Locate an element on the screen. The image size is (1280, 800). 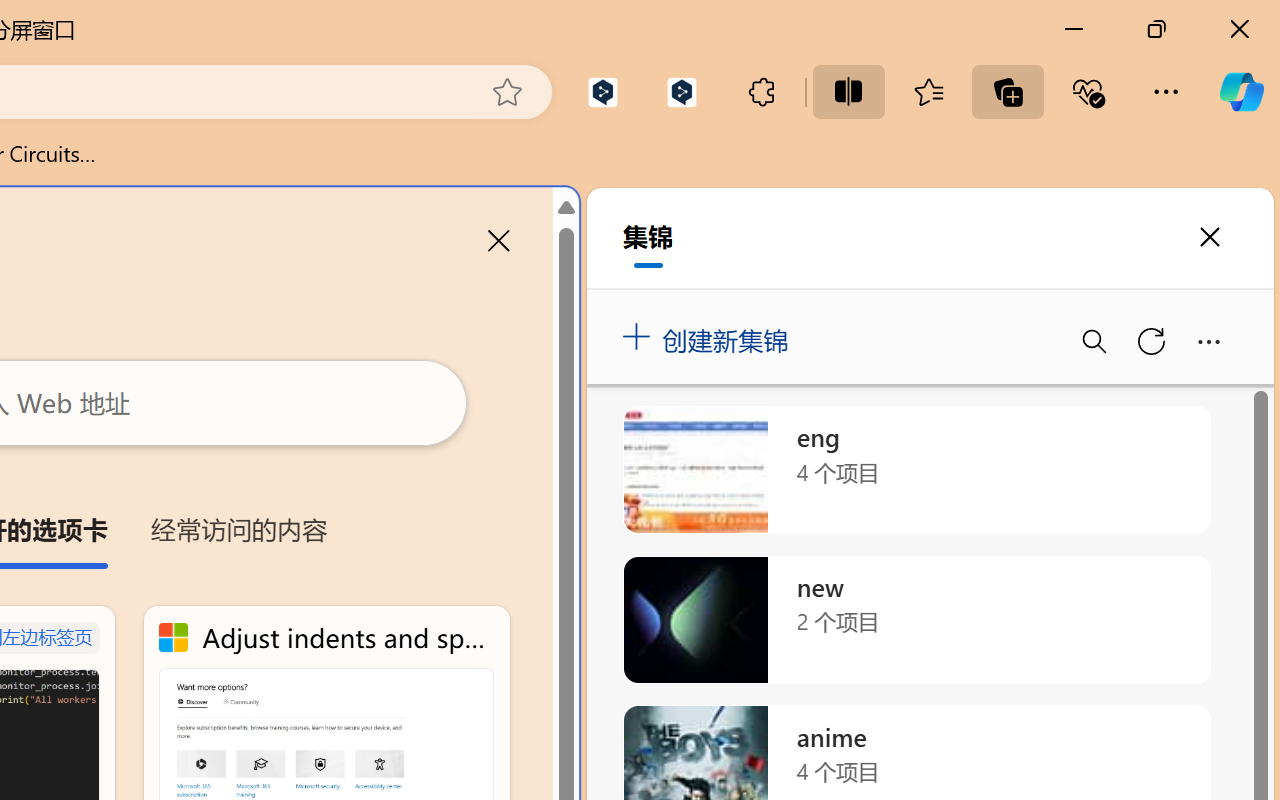
'Copilot (Ctrl+Shift+.)' is located at coordinates (1240, 91).